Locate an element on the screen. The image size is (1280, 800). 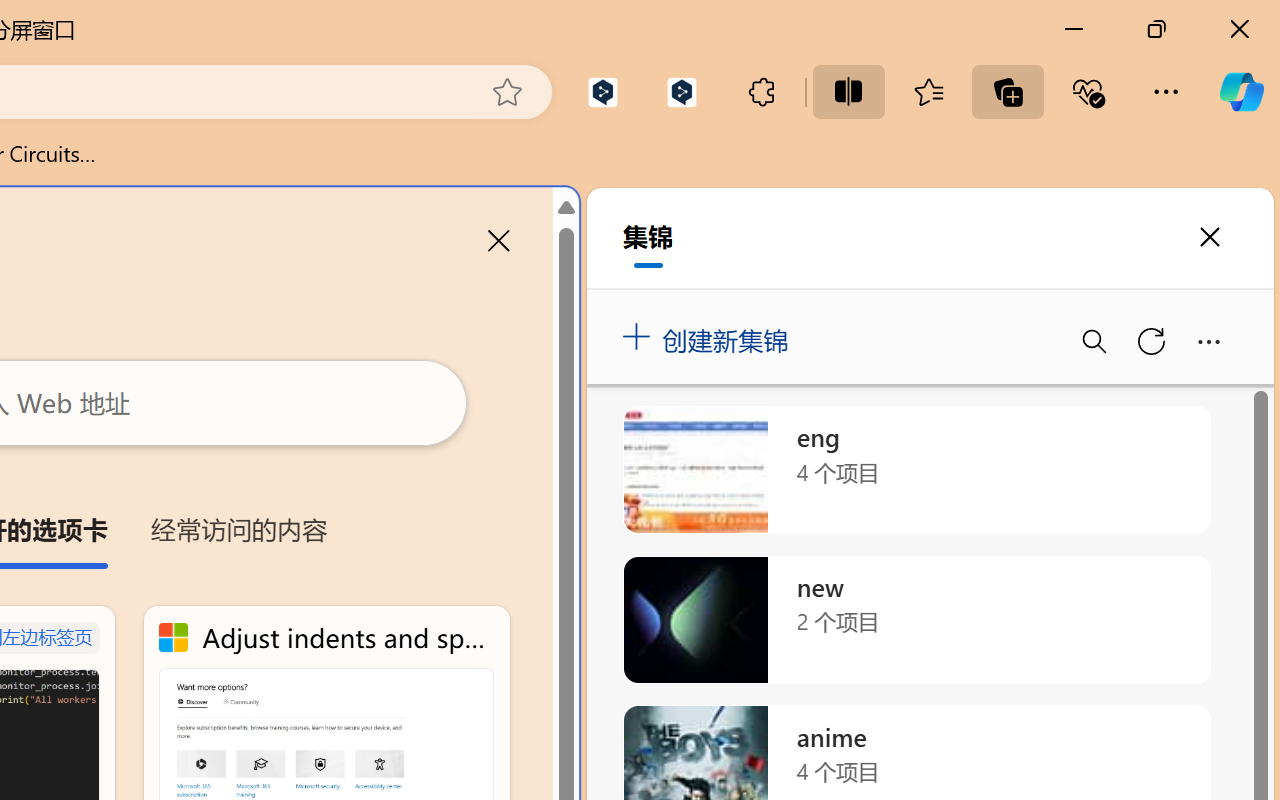
'Copilot (Ctrl+Shift+.)' is located at coordinates (1240, 91).